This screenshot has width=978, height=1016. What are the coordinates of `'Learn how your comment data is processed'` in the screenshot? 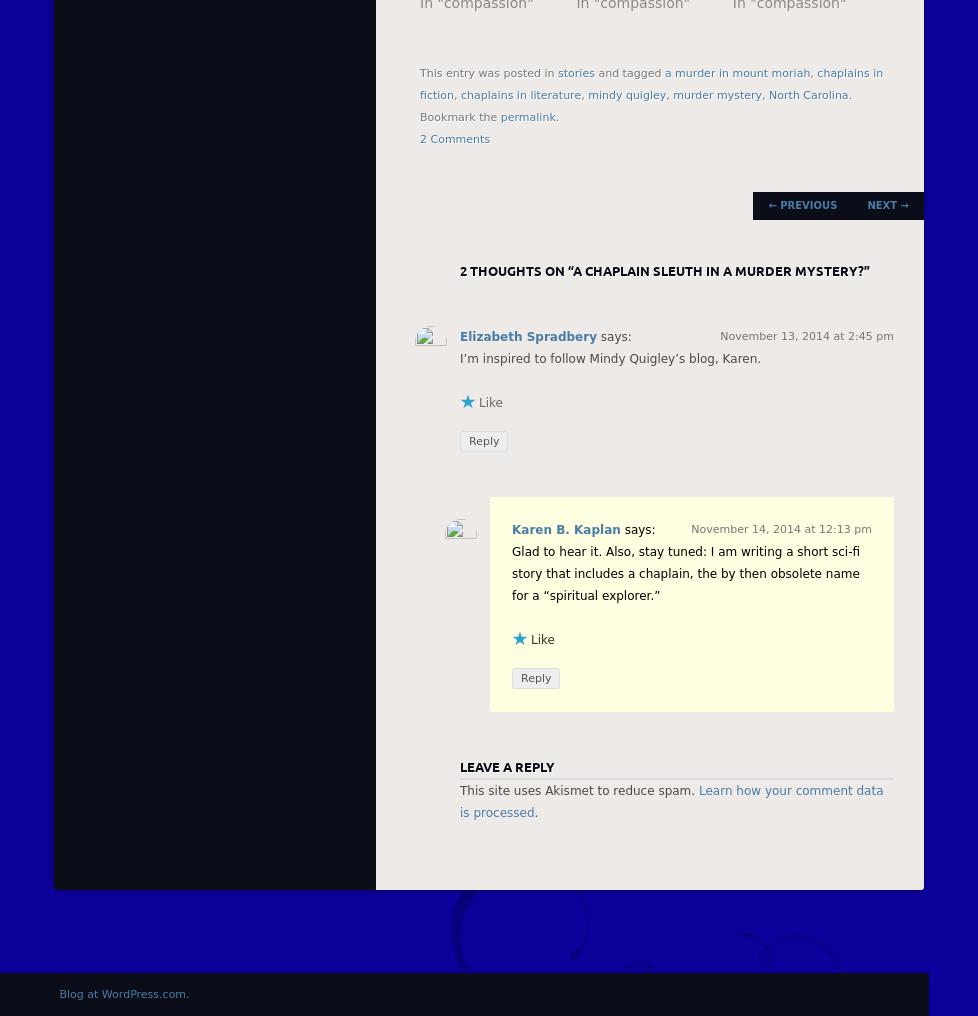 It's located at (671, 801).